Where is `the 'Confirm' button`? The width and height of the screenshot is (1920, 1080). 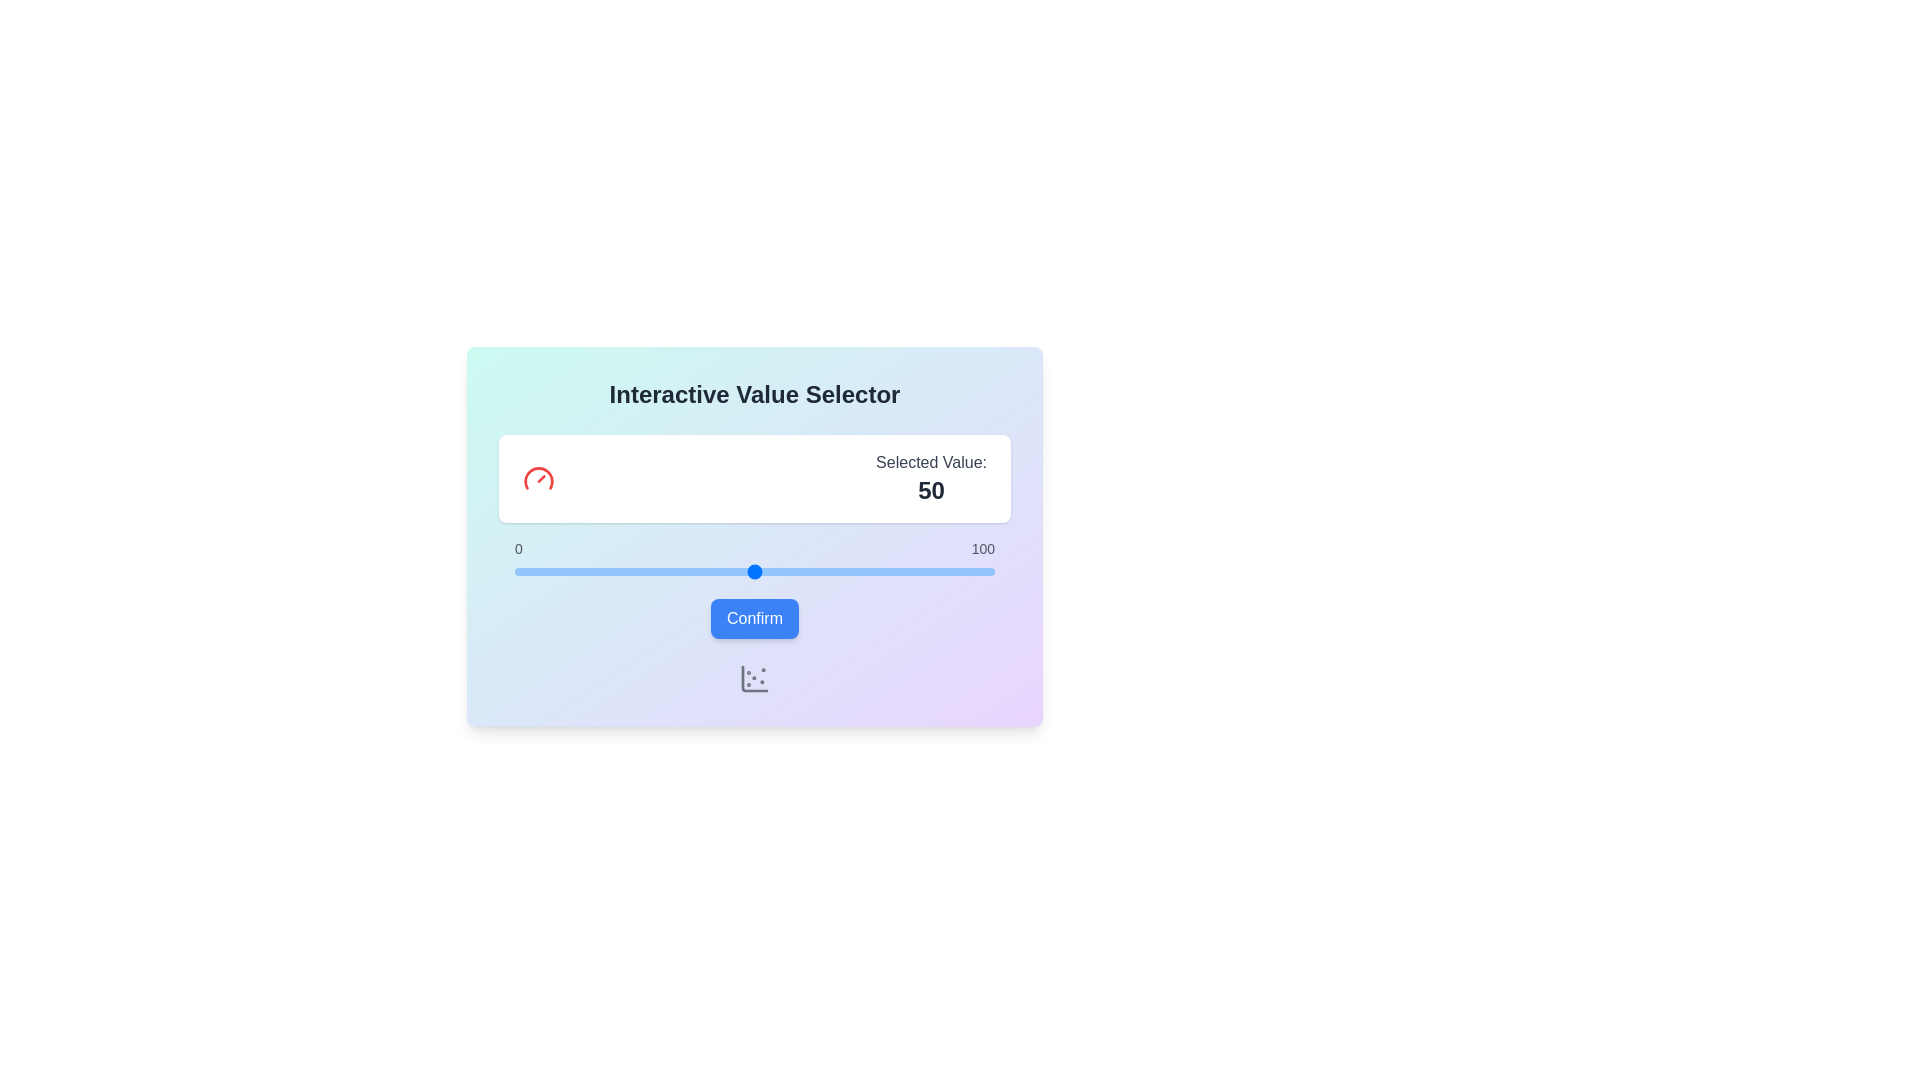
the 'Confirm' button is located at coordinates (753, 617).